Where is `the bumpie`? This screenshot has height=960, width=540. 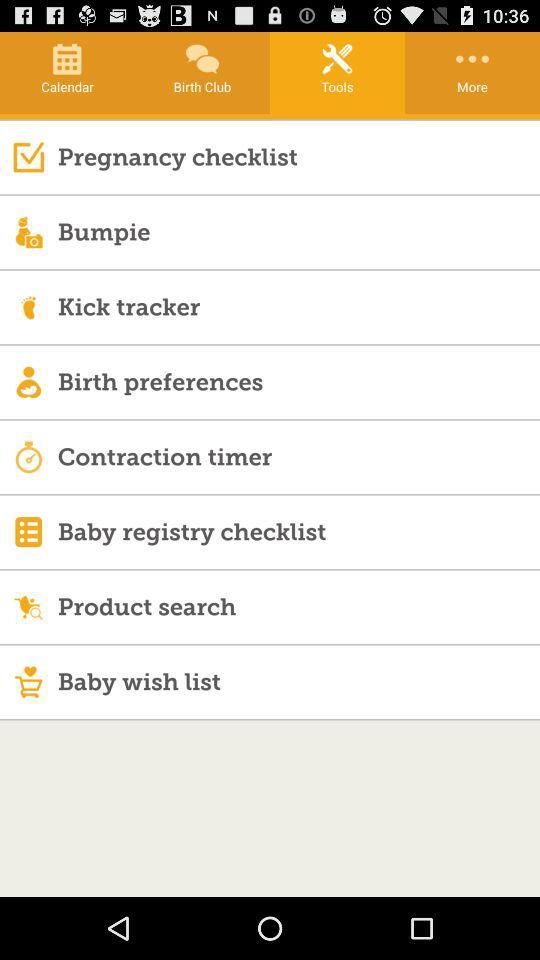
the bumpie is located at coordinates (297, 231).